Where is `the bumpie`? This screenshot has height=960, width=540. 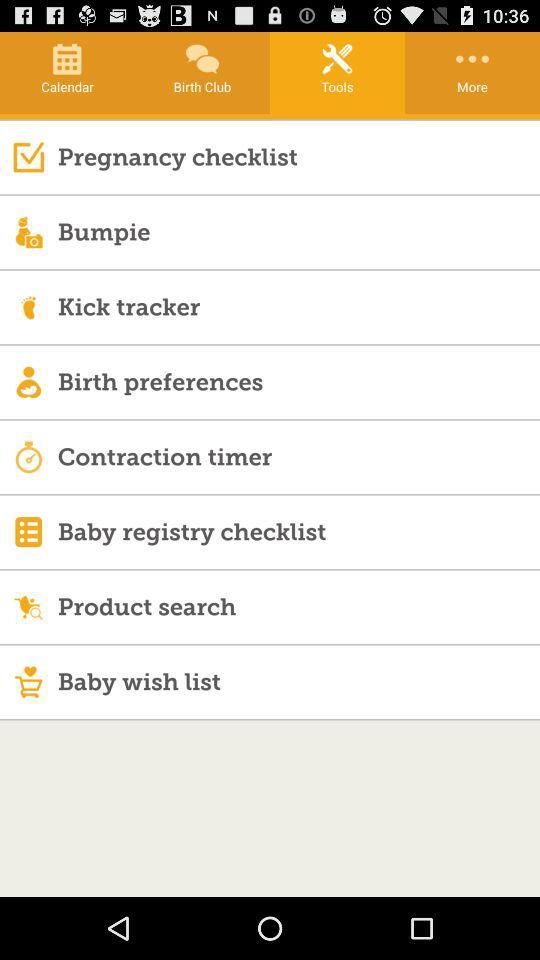
the bumpie is located at coordinates (297, 231).